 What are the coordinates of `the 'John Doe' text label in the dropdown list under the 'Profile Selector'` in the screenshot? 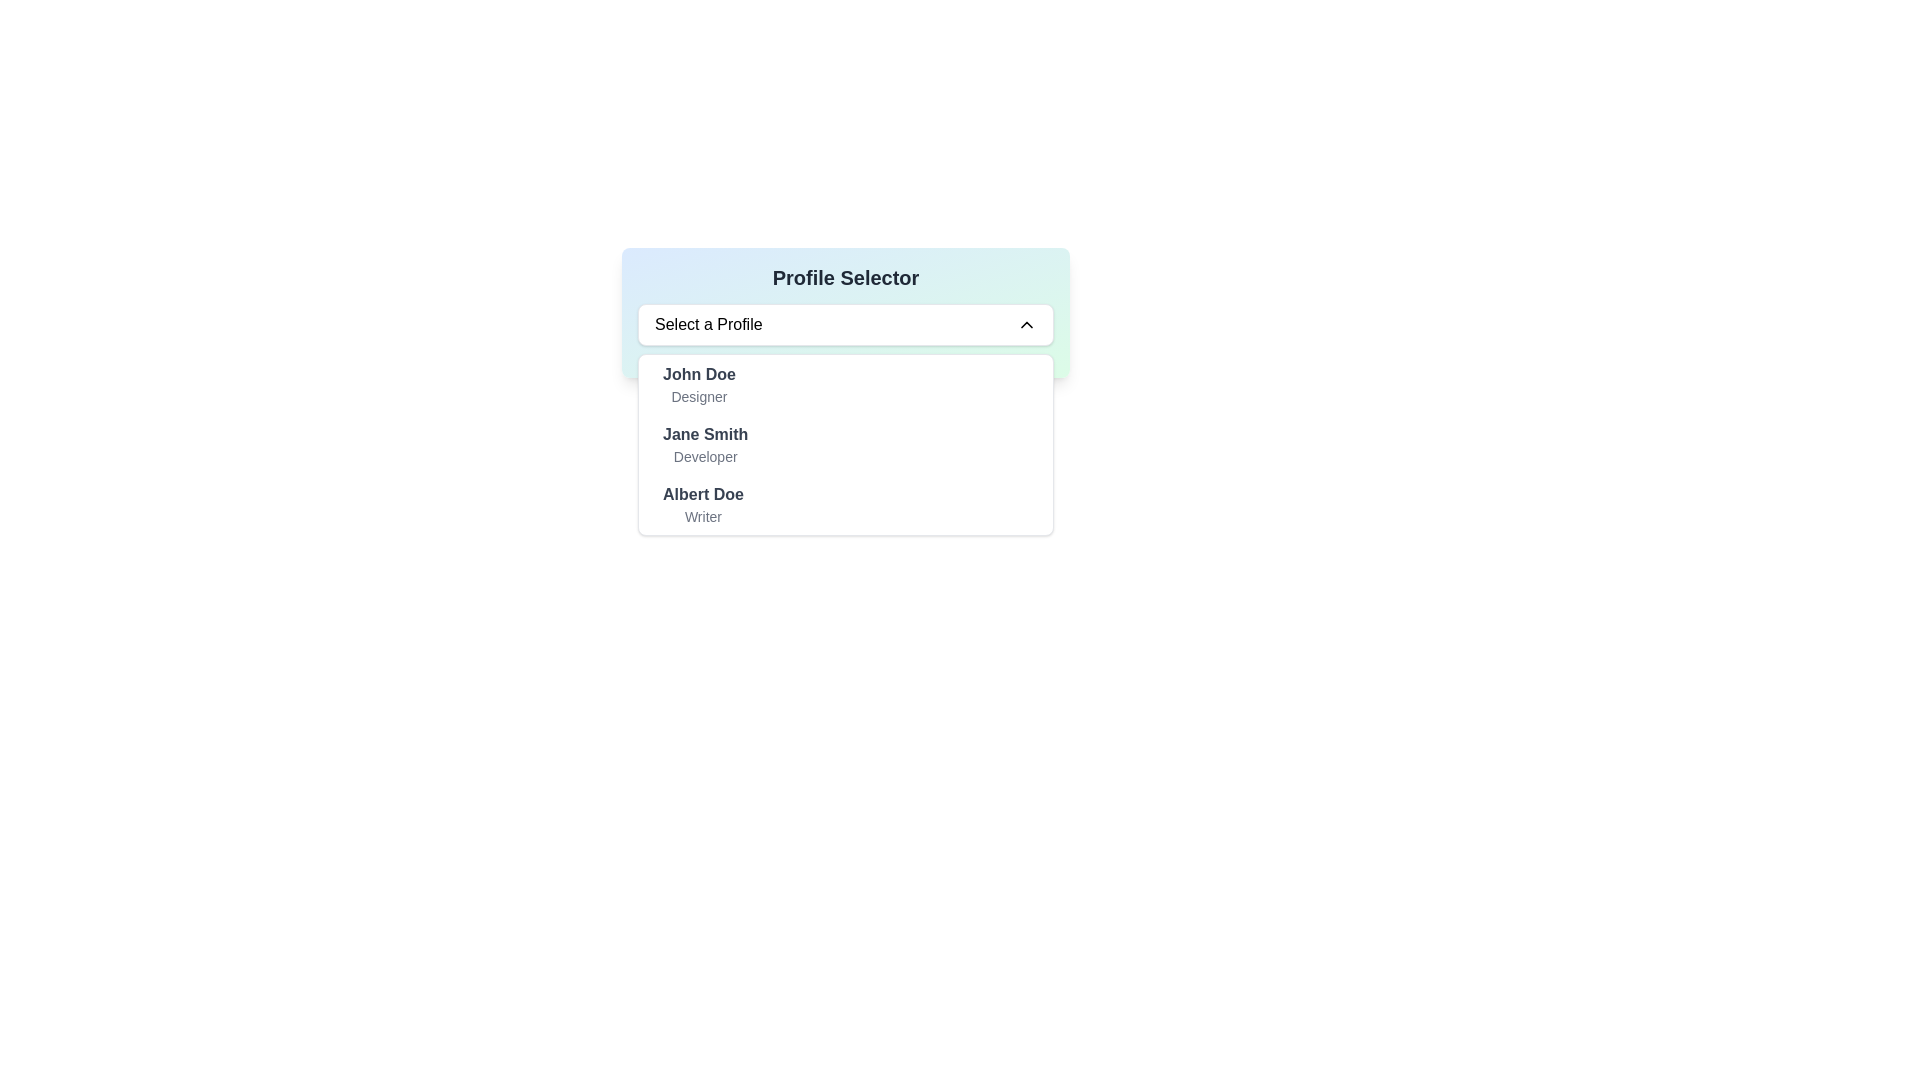 It's located at (699, 374).